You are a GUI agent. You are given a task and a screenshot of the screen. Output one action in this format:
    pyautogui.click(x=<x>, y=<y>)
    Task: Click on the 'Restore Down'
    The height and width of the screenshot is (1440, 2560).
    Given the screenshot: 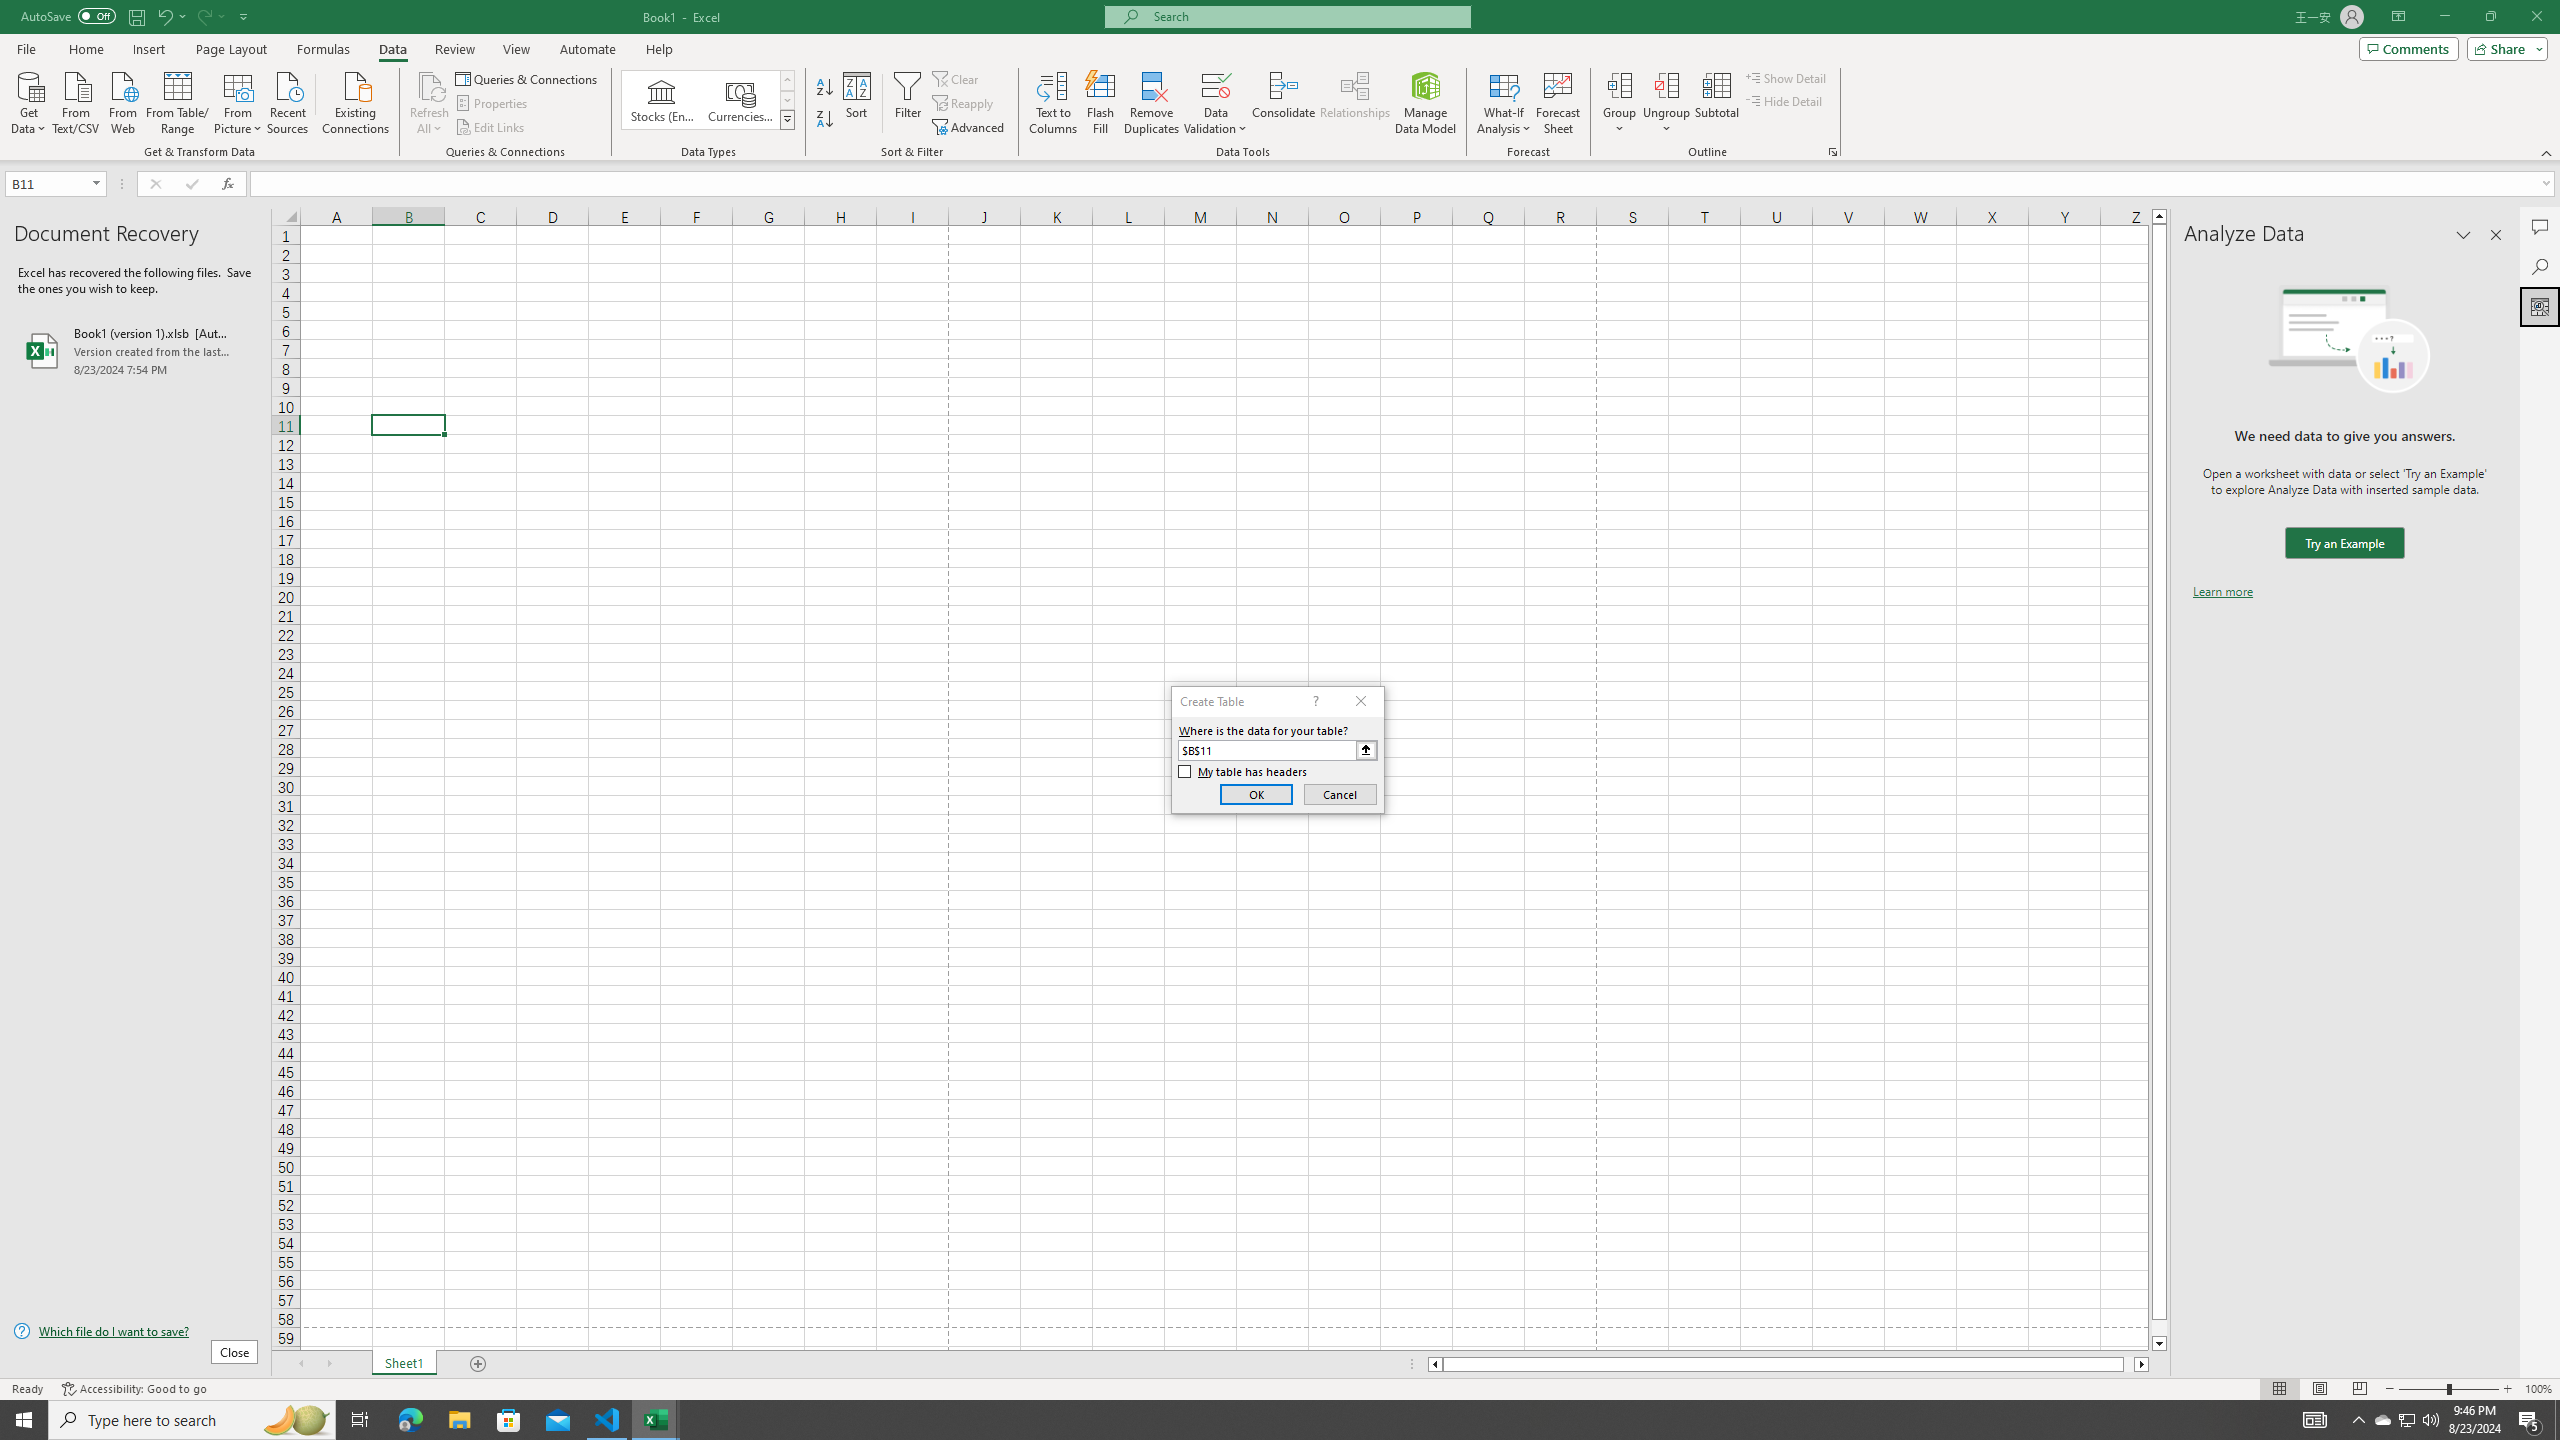 What is the action you would take?
    pyautogui.click(x=2490, y=16)
    